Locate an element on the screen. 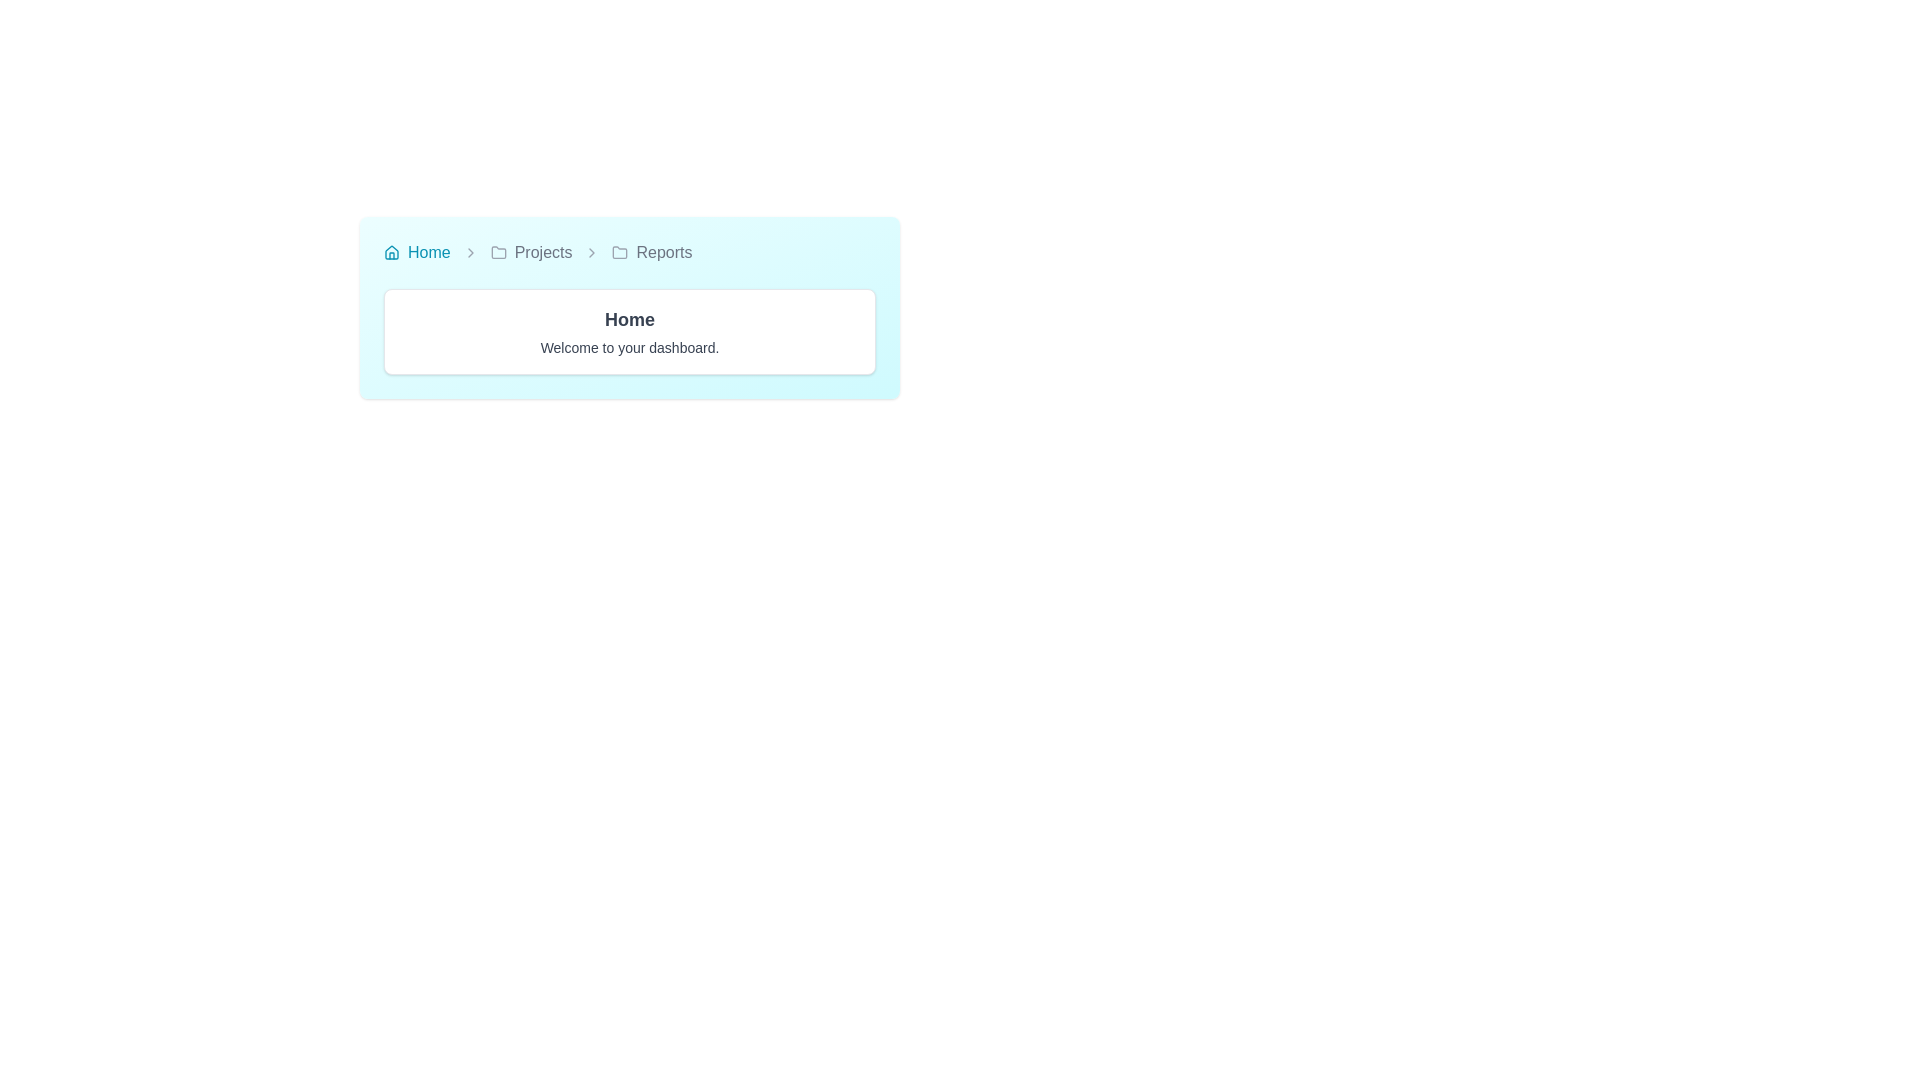  the 'Projects' icon, which is the first icon in the 'Projects' breadcrumb link and serves as a visual marker for this section is located at coordinates (498, 252).